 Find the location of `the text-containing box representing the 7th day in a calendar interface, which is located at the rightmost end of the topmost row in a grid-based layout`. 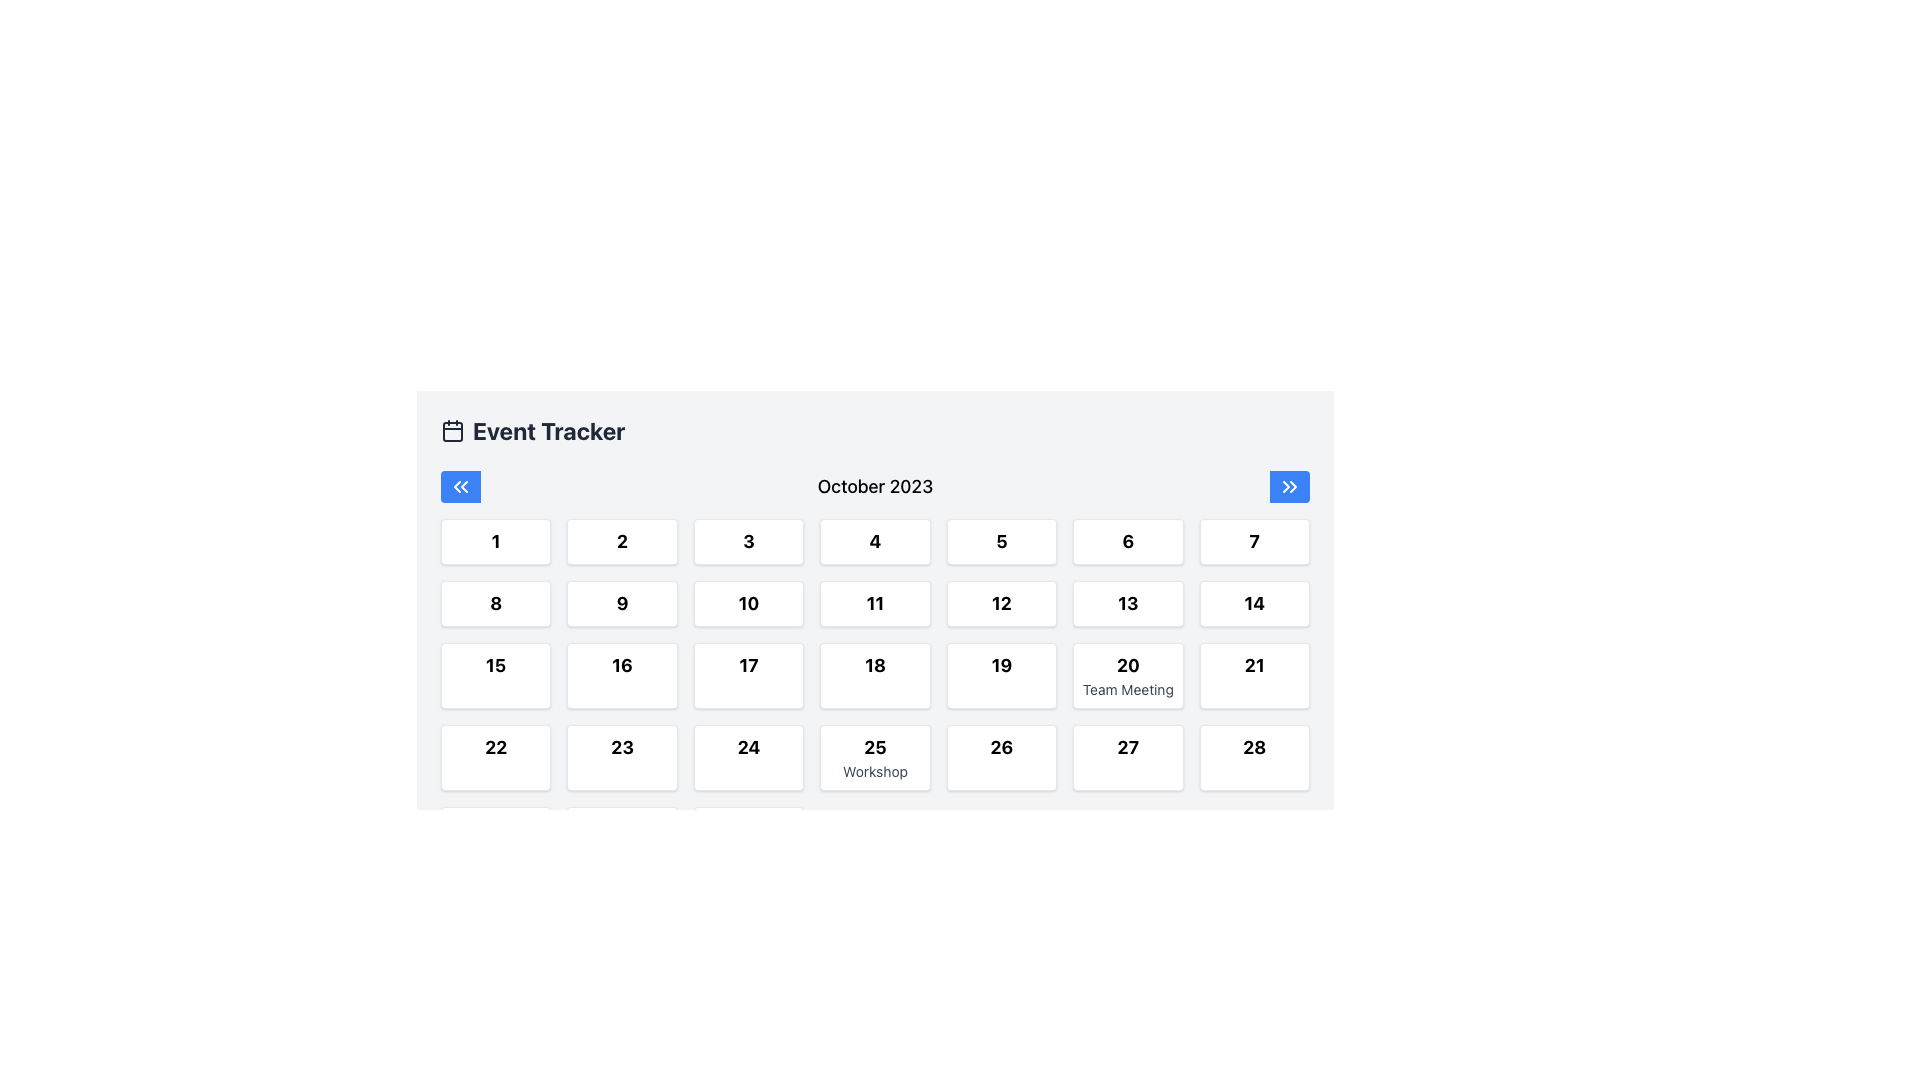

the text-containing box representing the 7th day in a calendar interface, which is located at the rightmost end of the topmost row in a grid-based layout is located at coordinates (1253, 542).